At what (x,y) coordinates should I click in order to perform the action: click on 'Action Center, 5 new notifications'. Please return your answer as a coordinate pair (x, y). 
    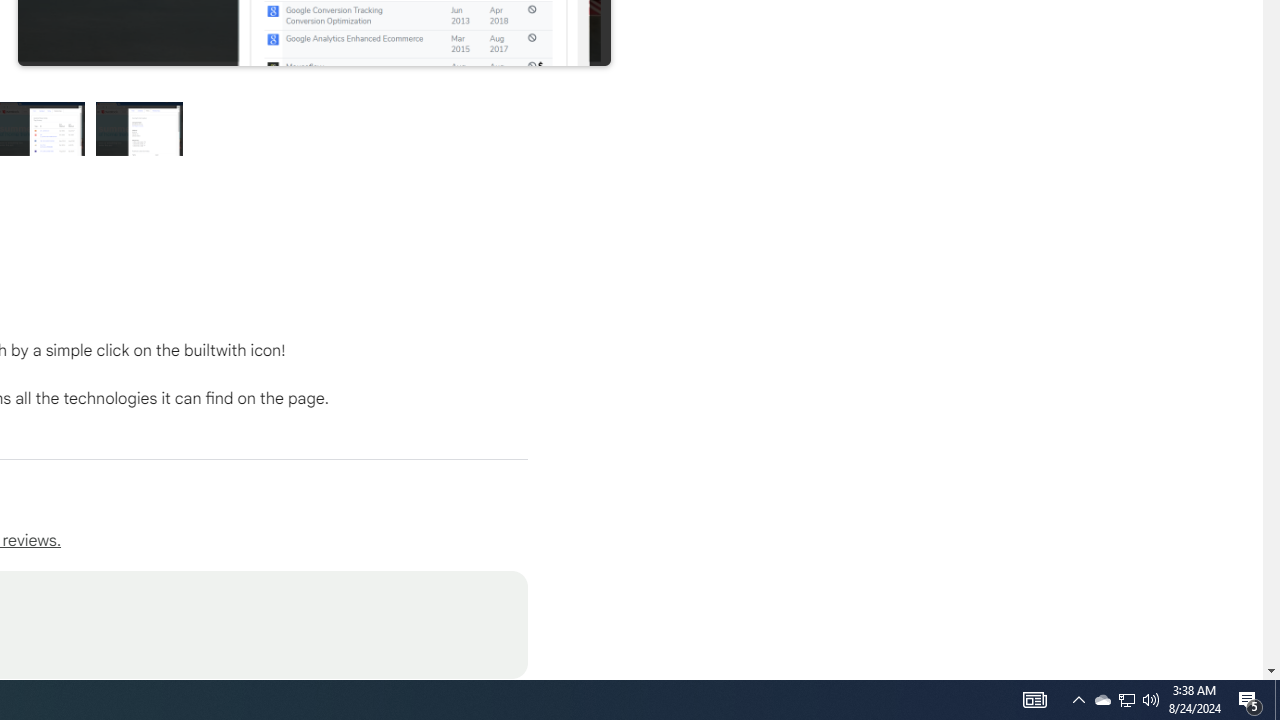
    Looking at the image, I should click on (1250, 698).